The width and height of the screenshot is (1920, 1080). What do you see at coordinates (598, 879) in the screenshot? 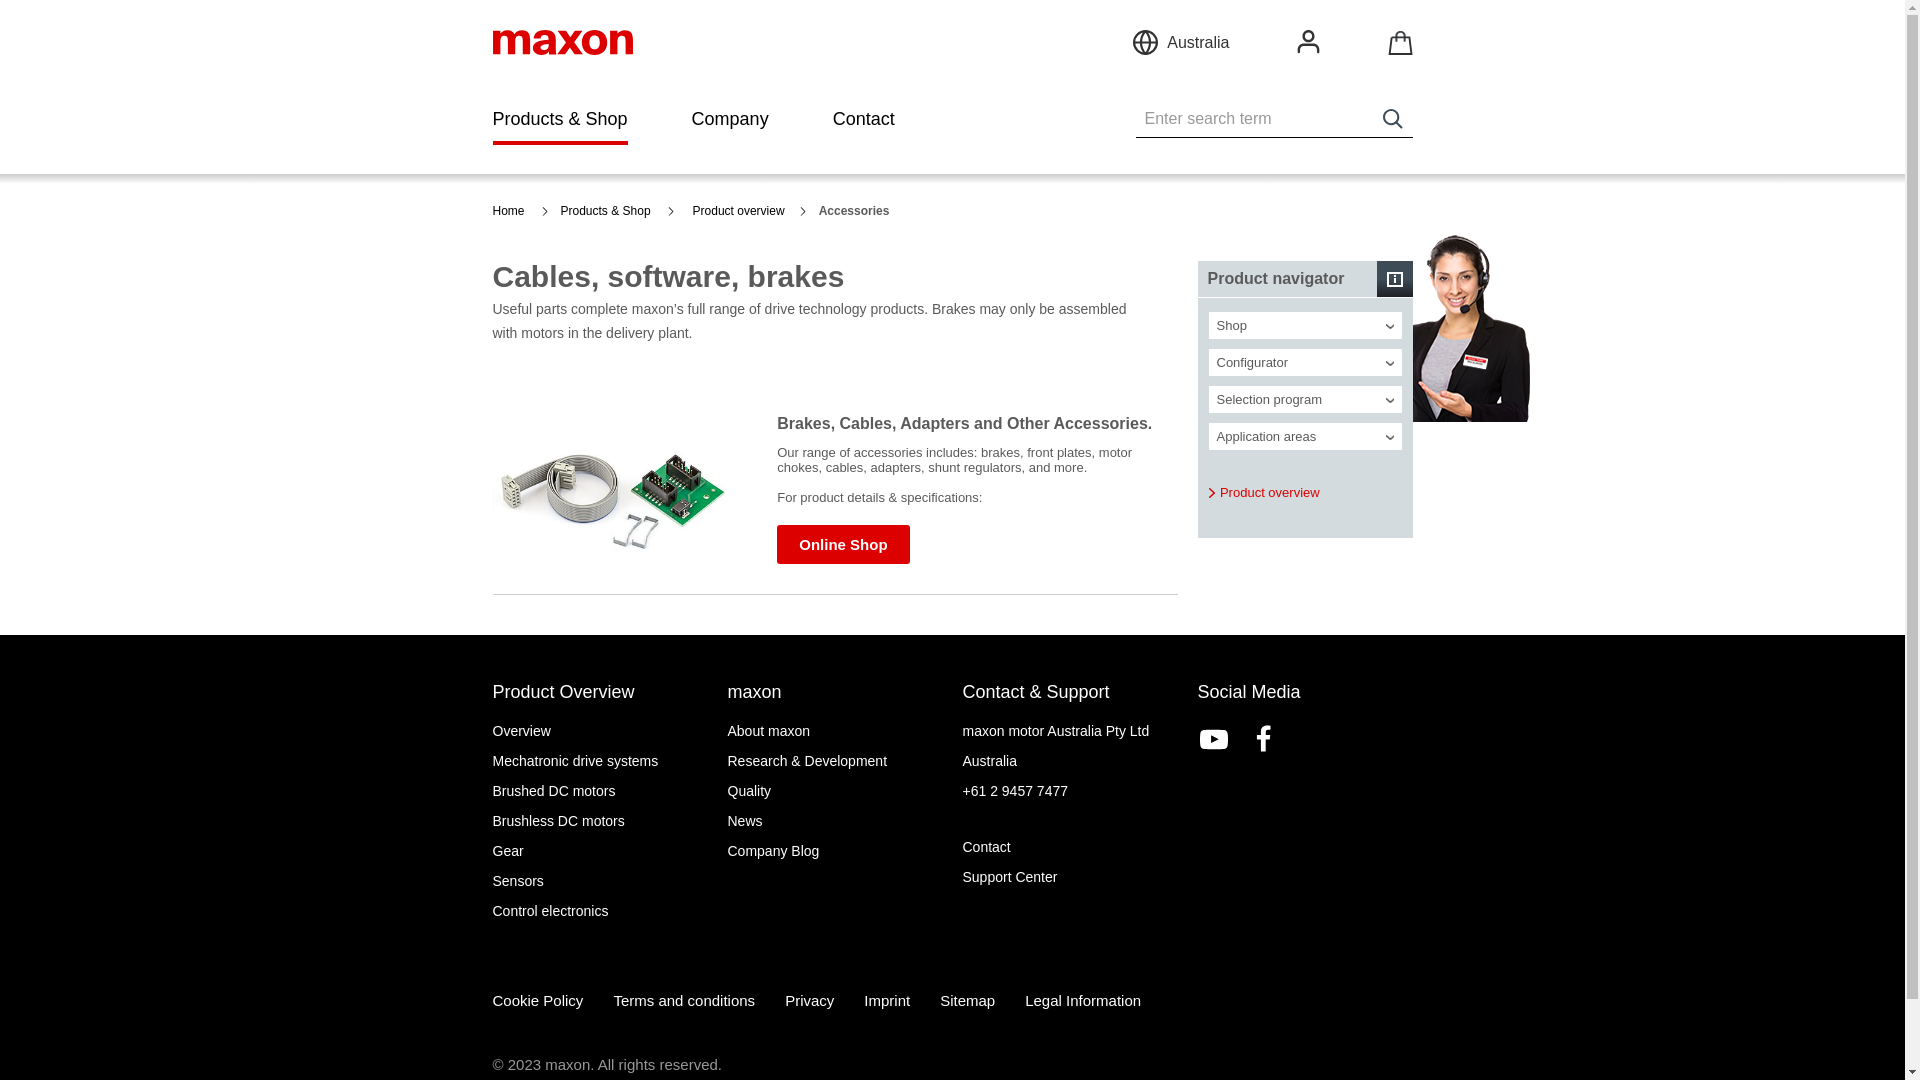
I see `'Sensors'` at bounding box center [598, 879].